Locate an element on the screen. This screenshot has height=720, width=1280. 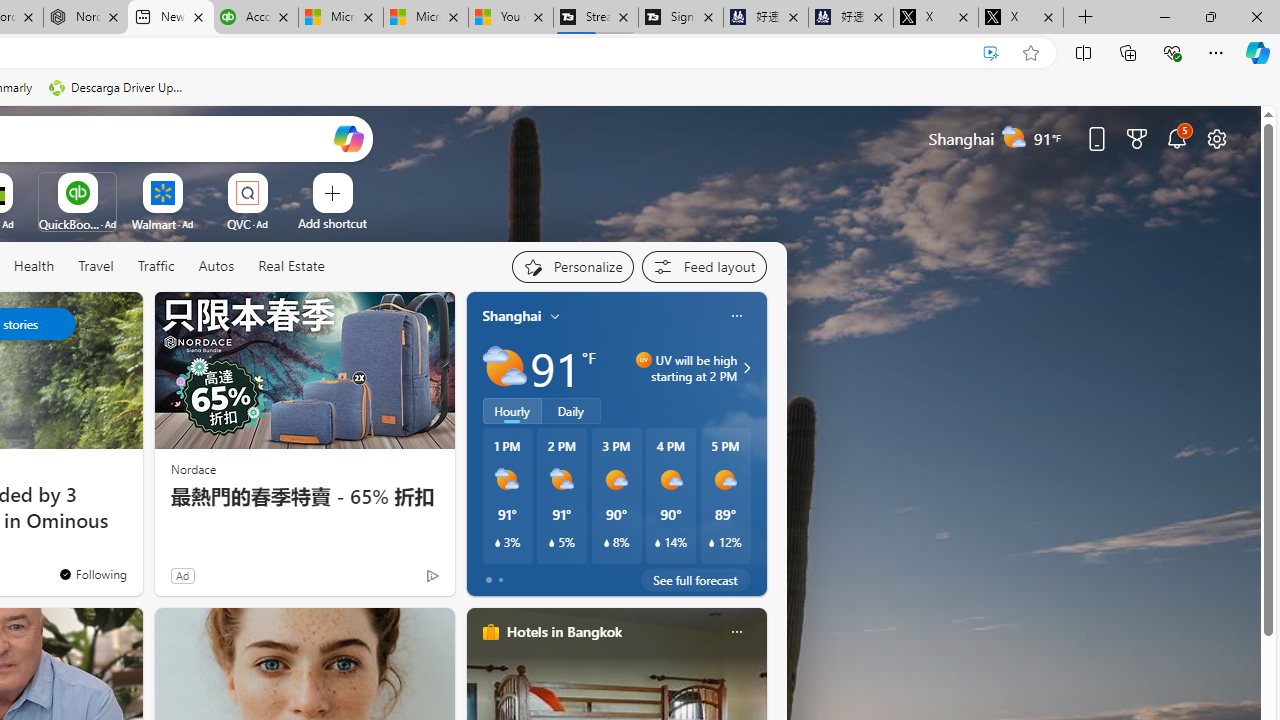
'Partly sunny' is located at coordinates (504, 368).